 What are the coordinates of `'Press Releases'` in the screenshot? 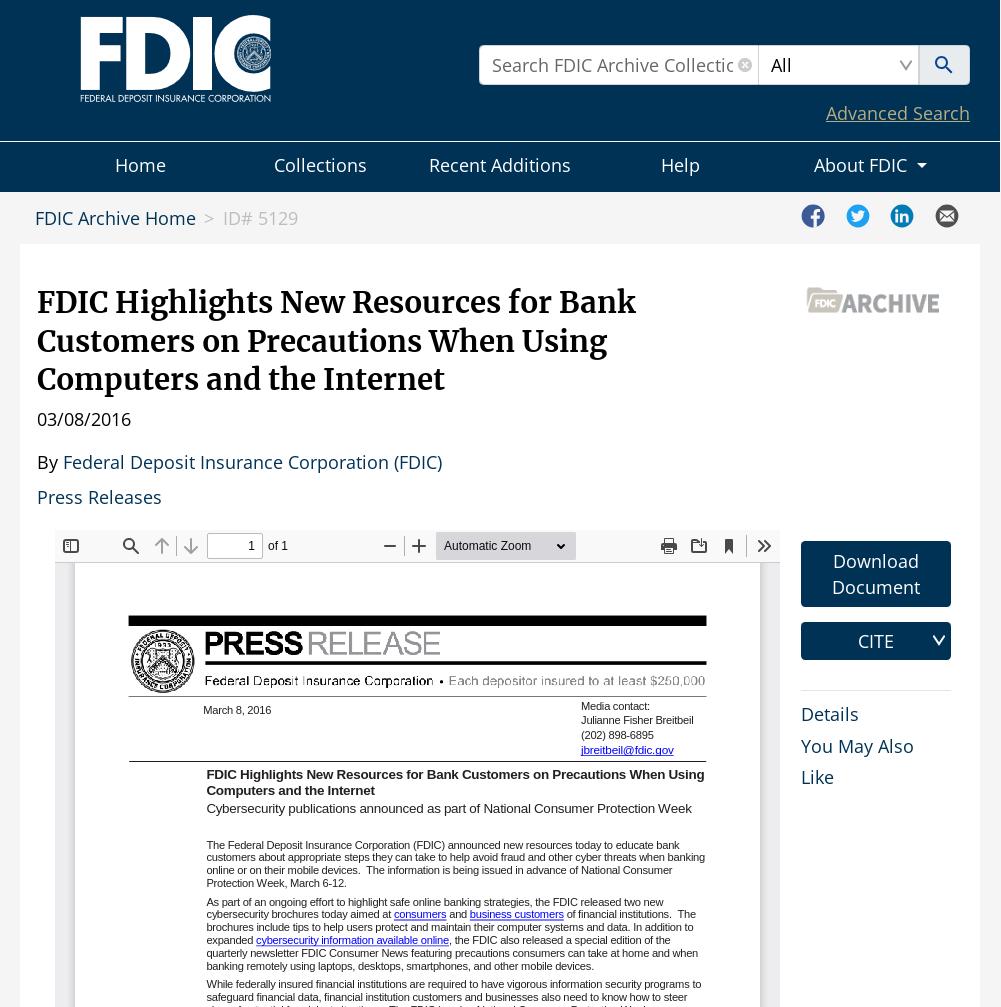 It's located at (98, 496).